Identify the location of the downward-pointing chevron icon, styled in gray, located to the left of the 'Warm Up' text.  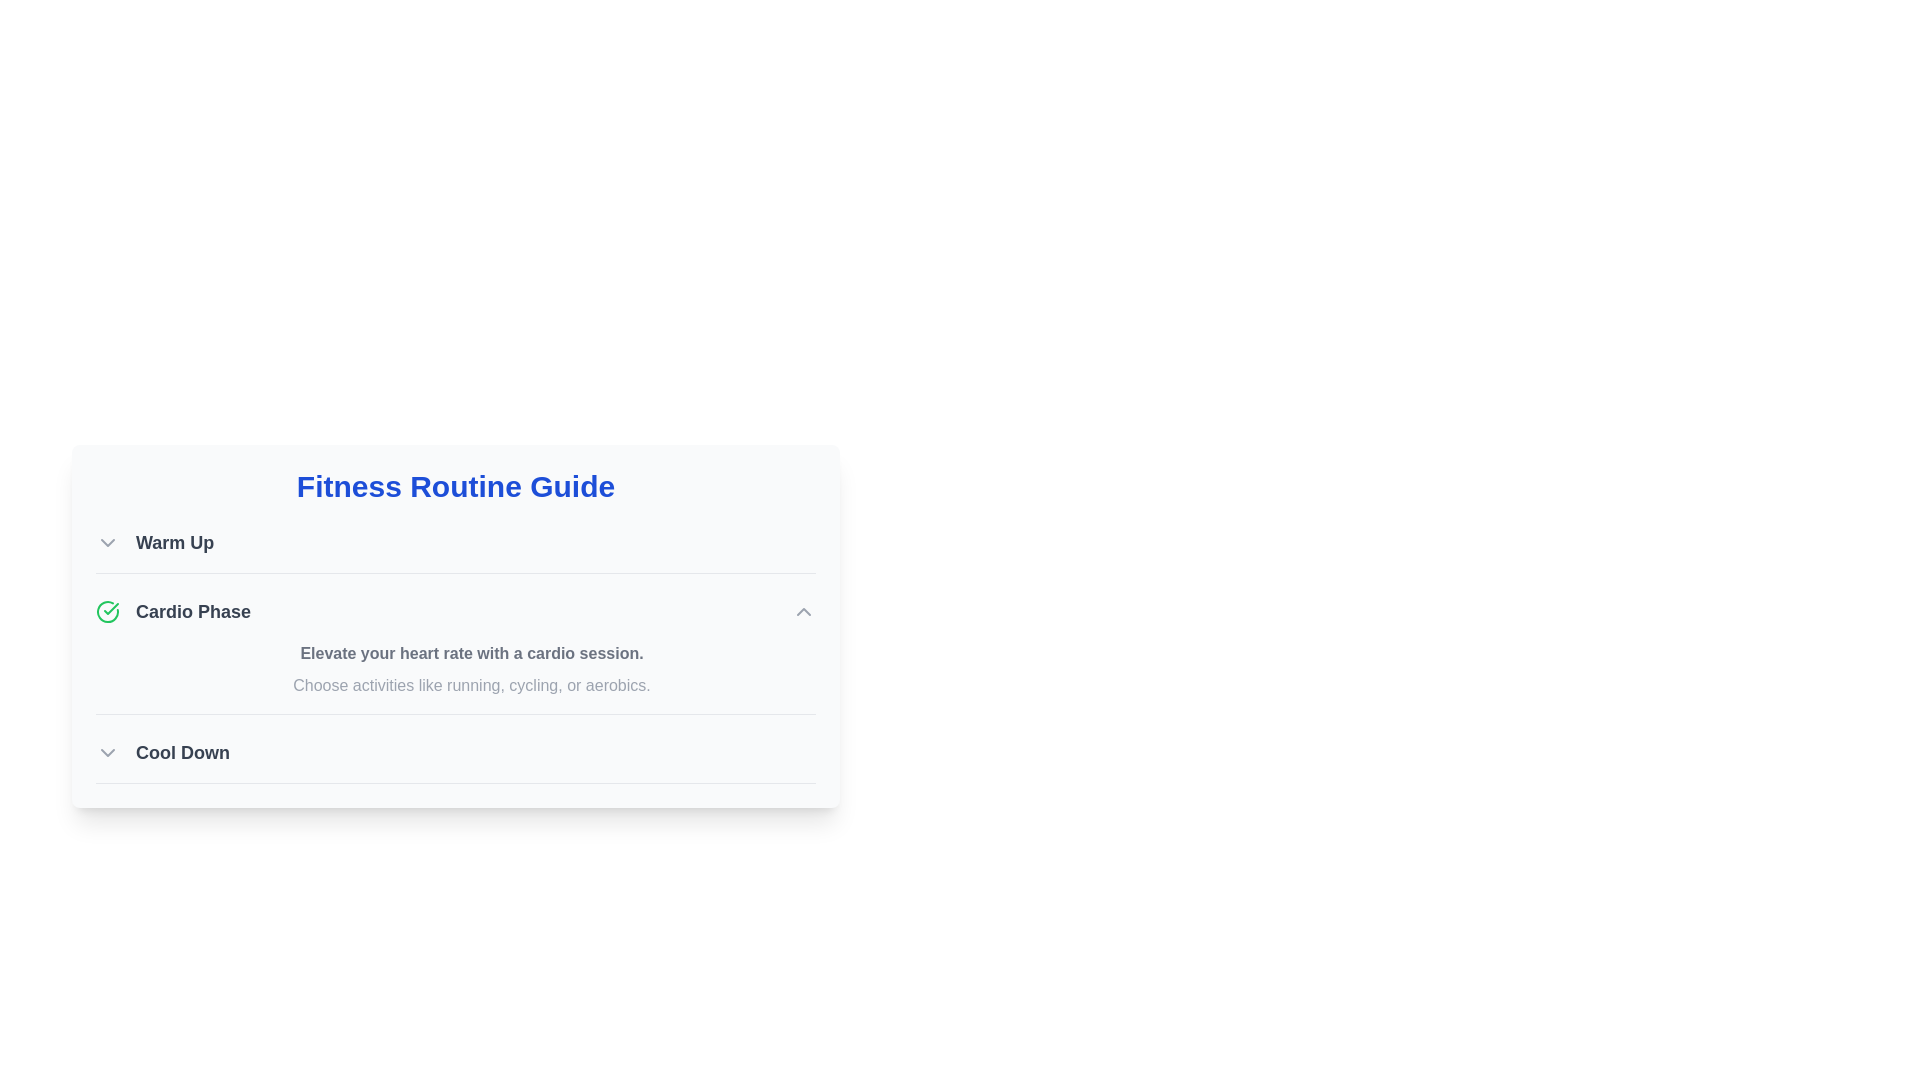
(107, 543).